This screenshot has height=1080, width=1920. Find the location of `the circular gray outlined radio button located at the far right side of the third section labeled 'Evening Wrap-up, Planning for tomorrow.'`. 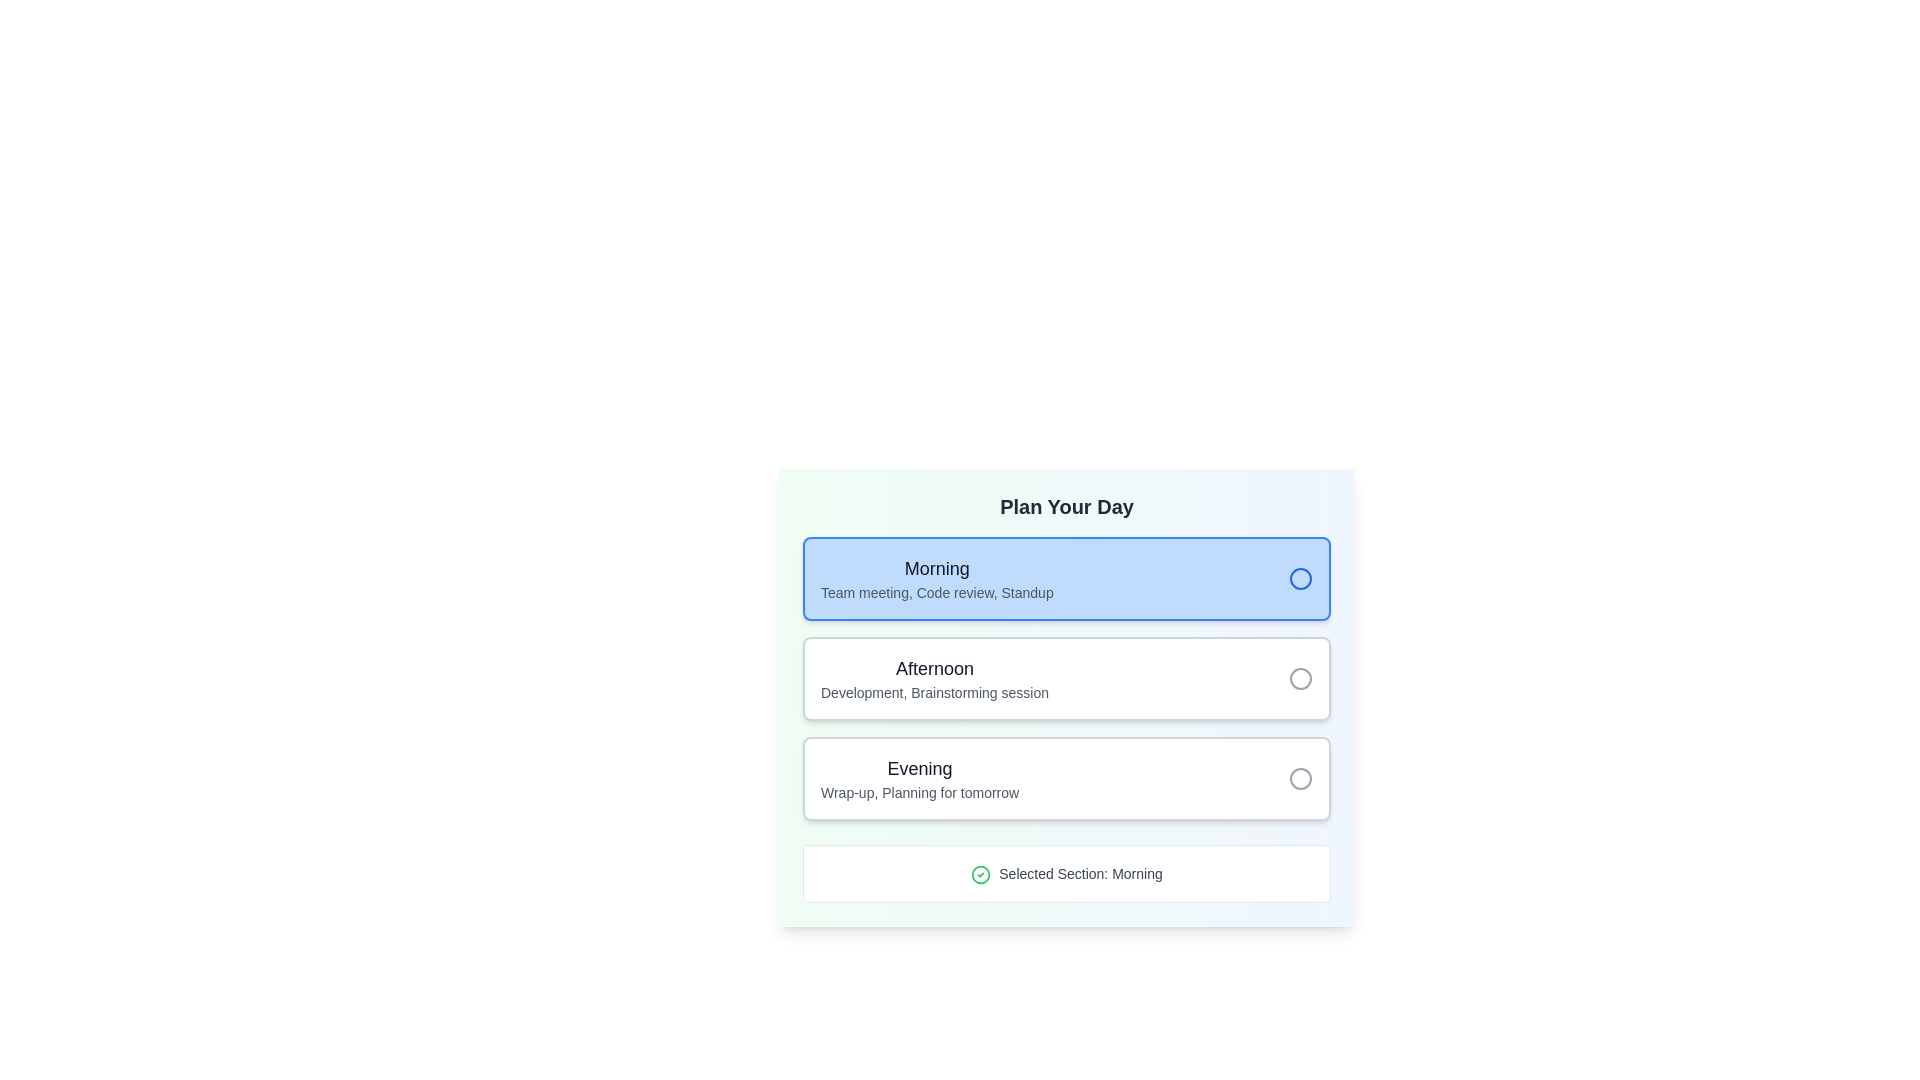

the circular gray outlined radio button located at the far right side of the third section labeled 'Evening Wrap-up, Planning for tomorrow.' is located at coordinates (1300, 778).